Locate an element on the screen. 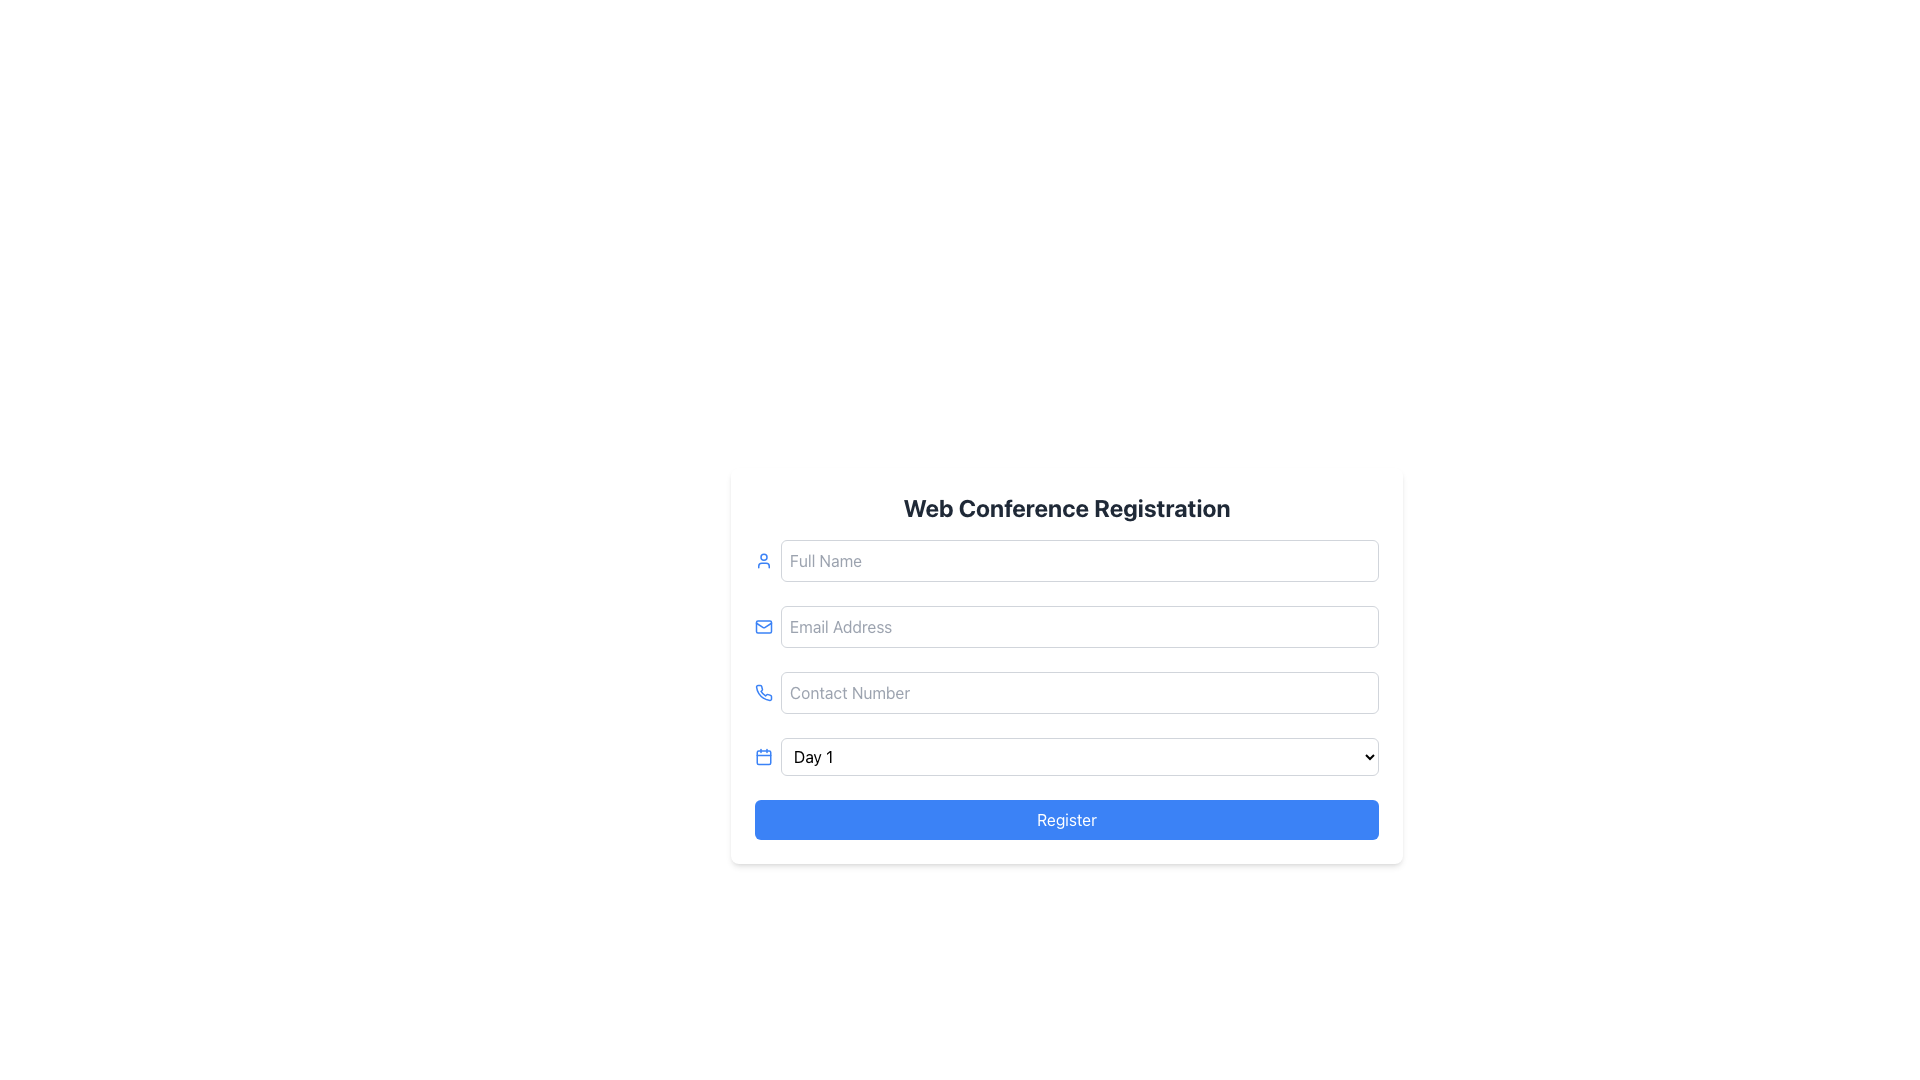 The width and height of the screenshot is (1920, 1080). the text input field for full name is located at coordinates (1079, 560).